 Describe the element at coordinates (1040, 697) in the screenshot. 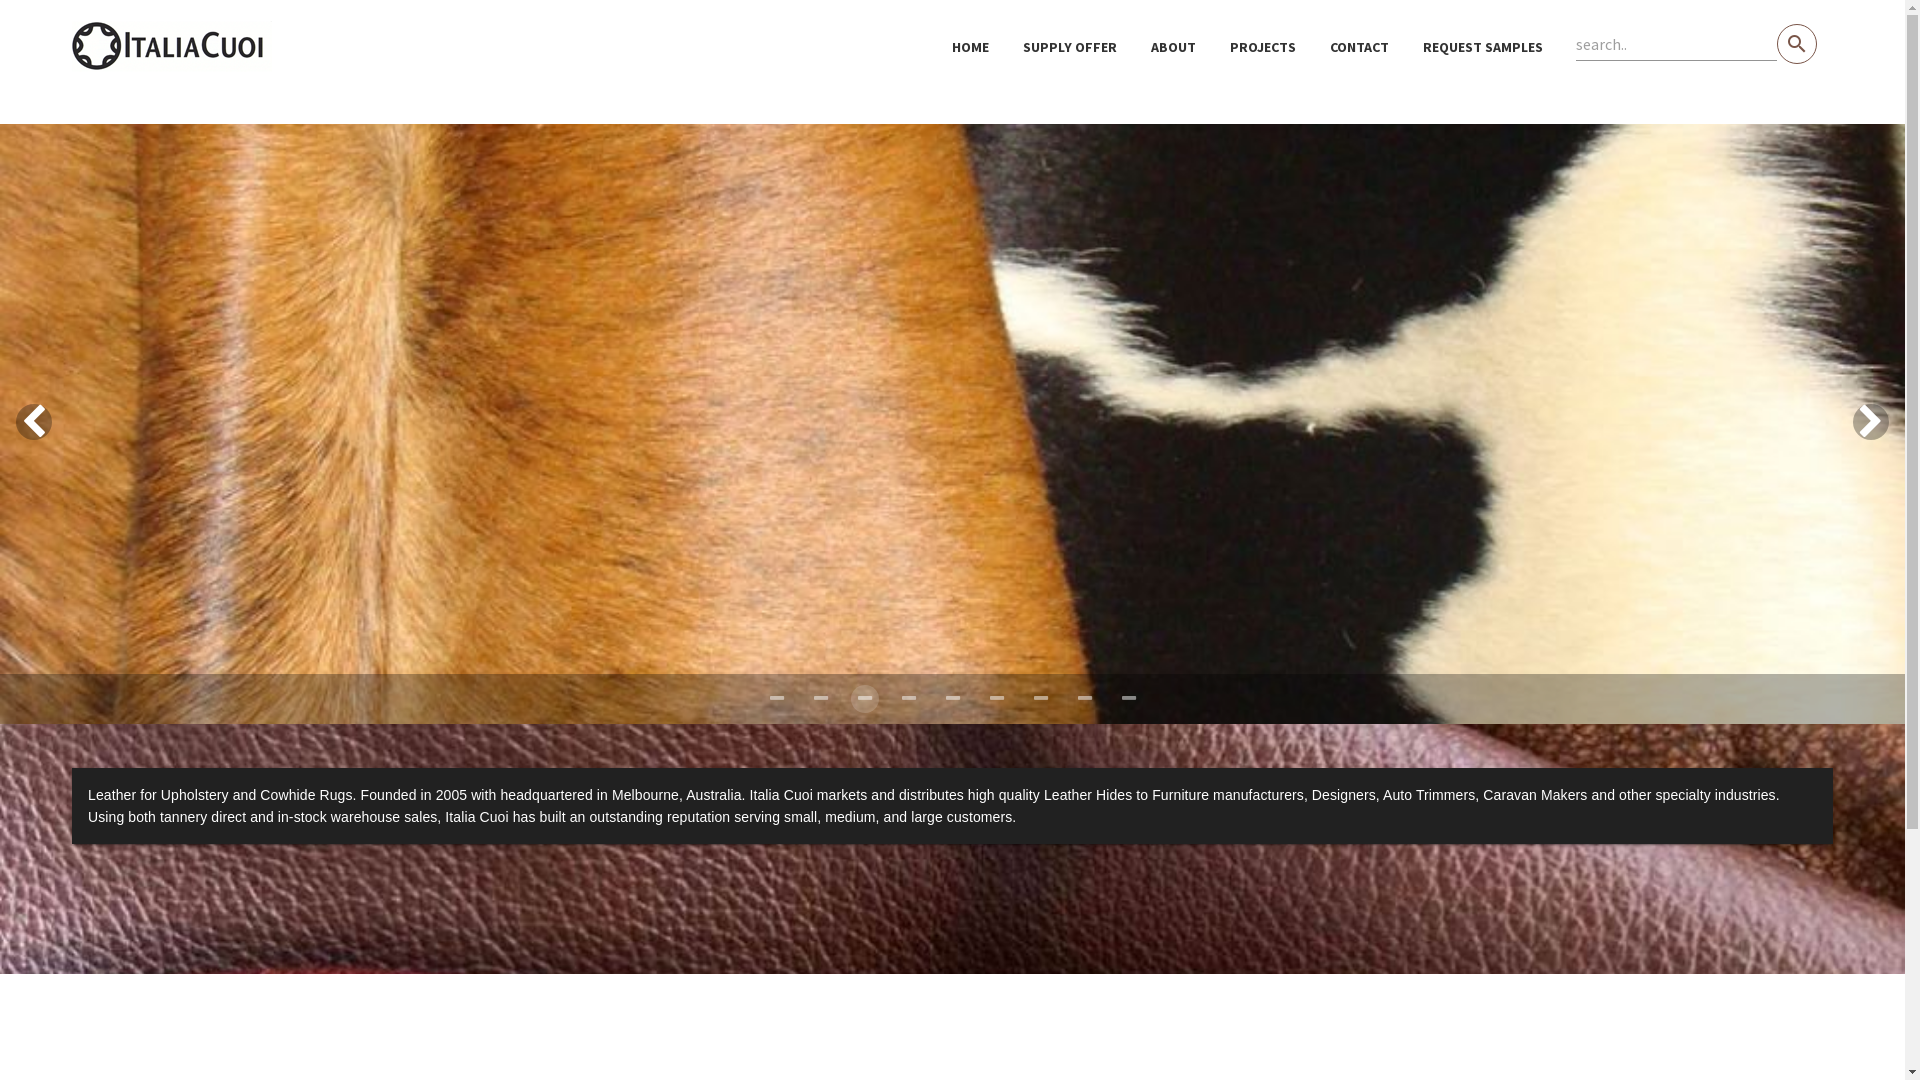

I see `'6'` at that location.